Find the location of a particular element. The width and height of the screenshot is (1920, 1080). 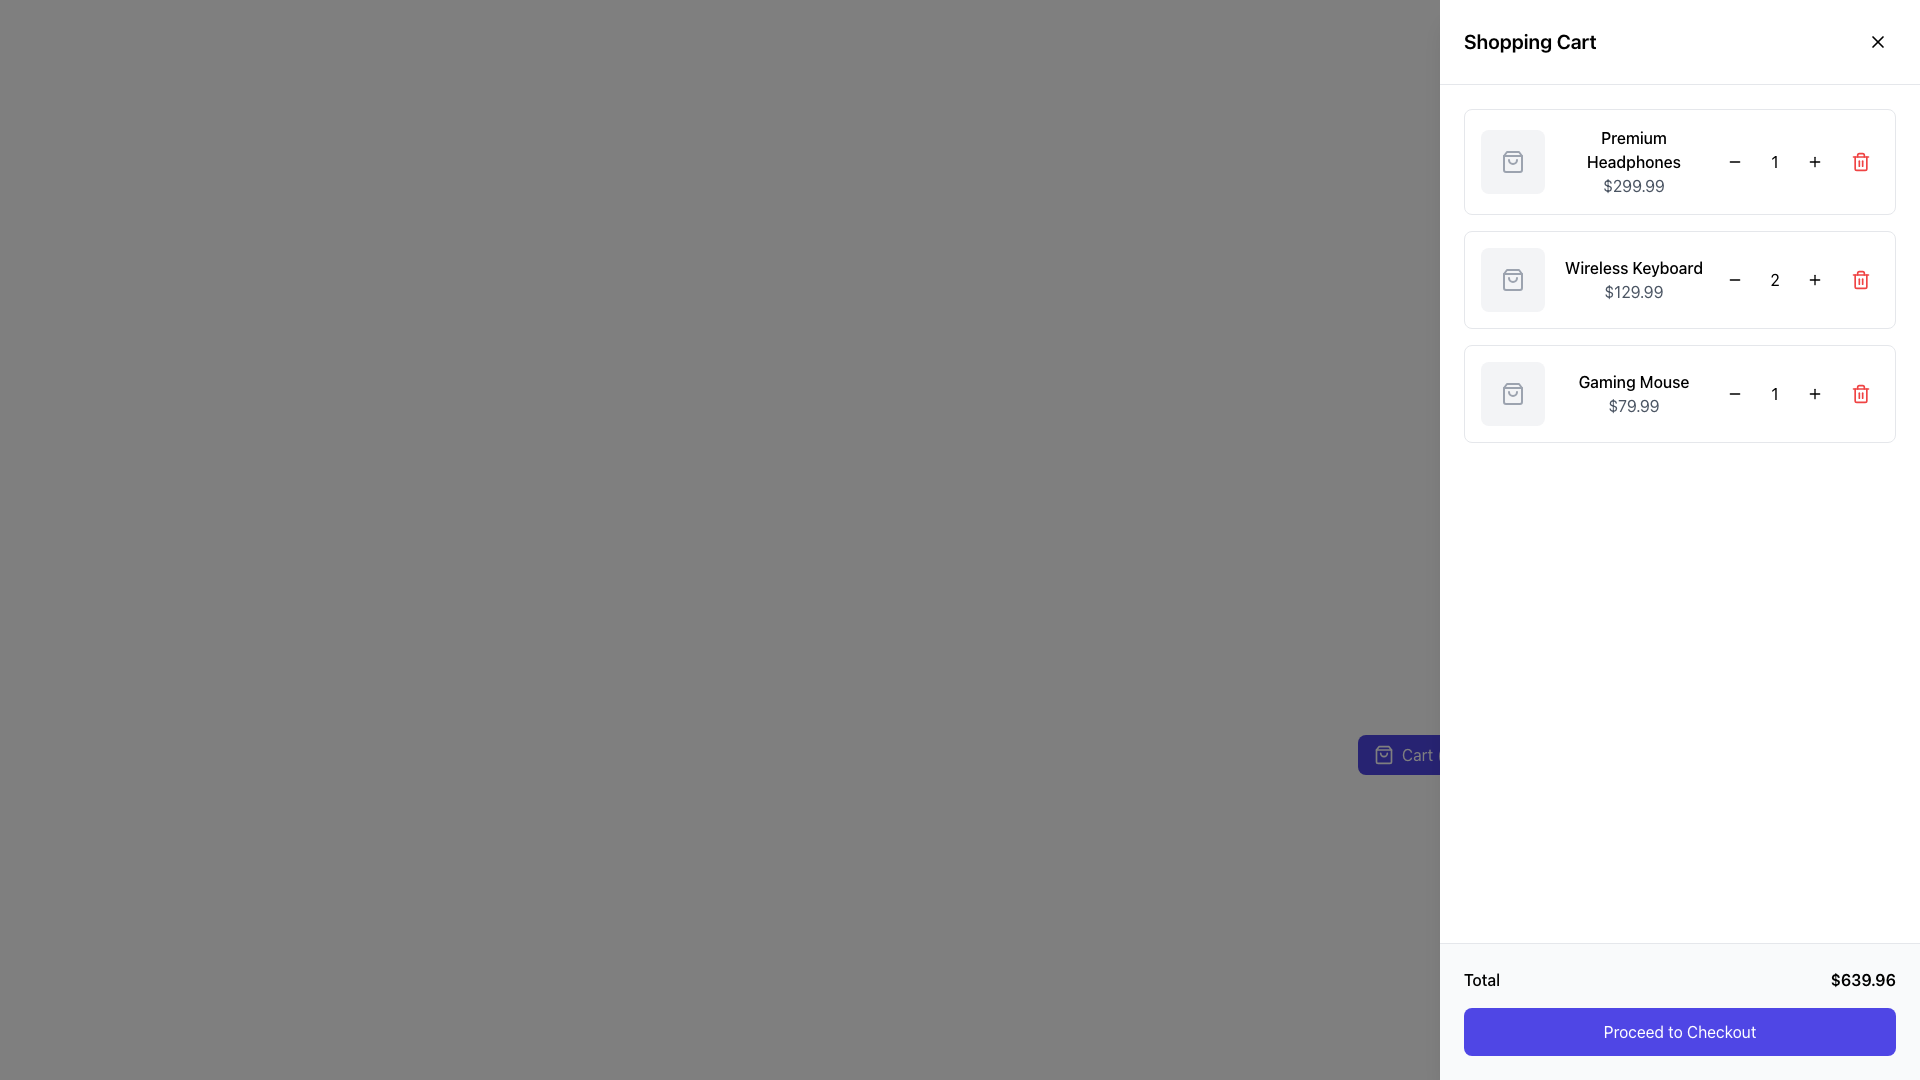

the button is located at coordinates (1860, 393).